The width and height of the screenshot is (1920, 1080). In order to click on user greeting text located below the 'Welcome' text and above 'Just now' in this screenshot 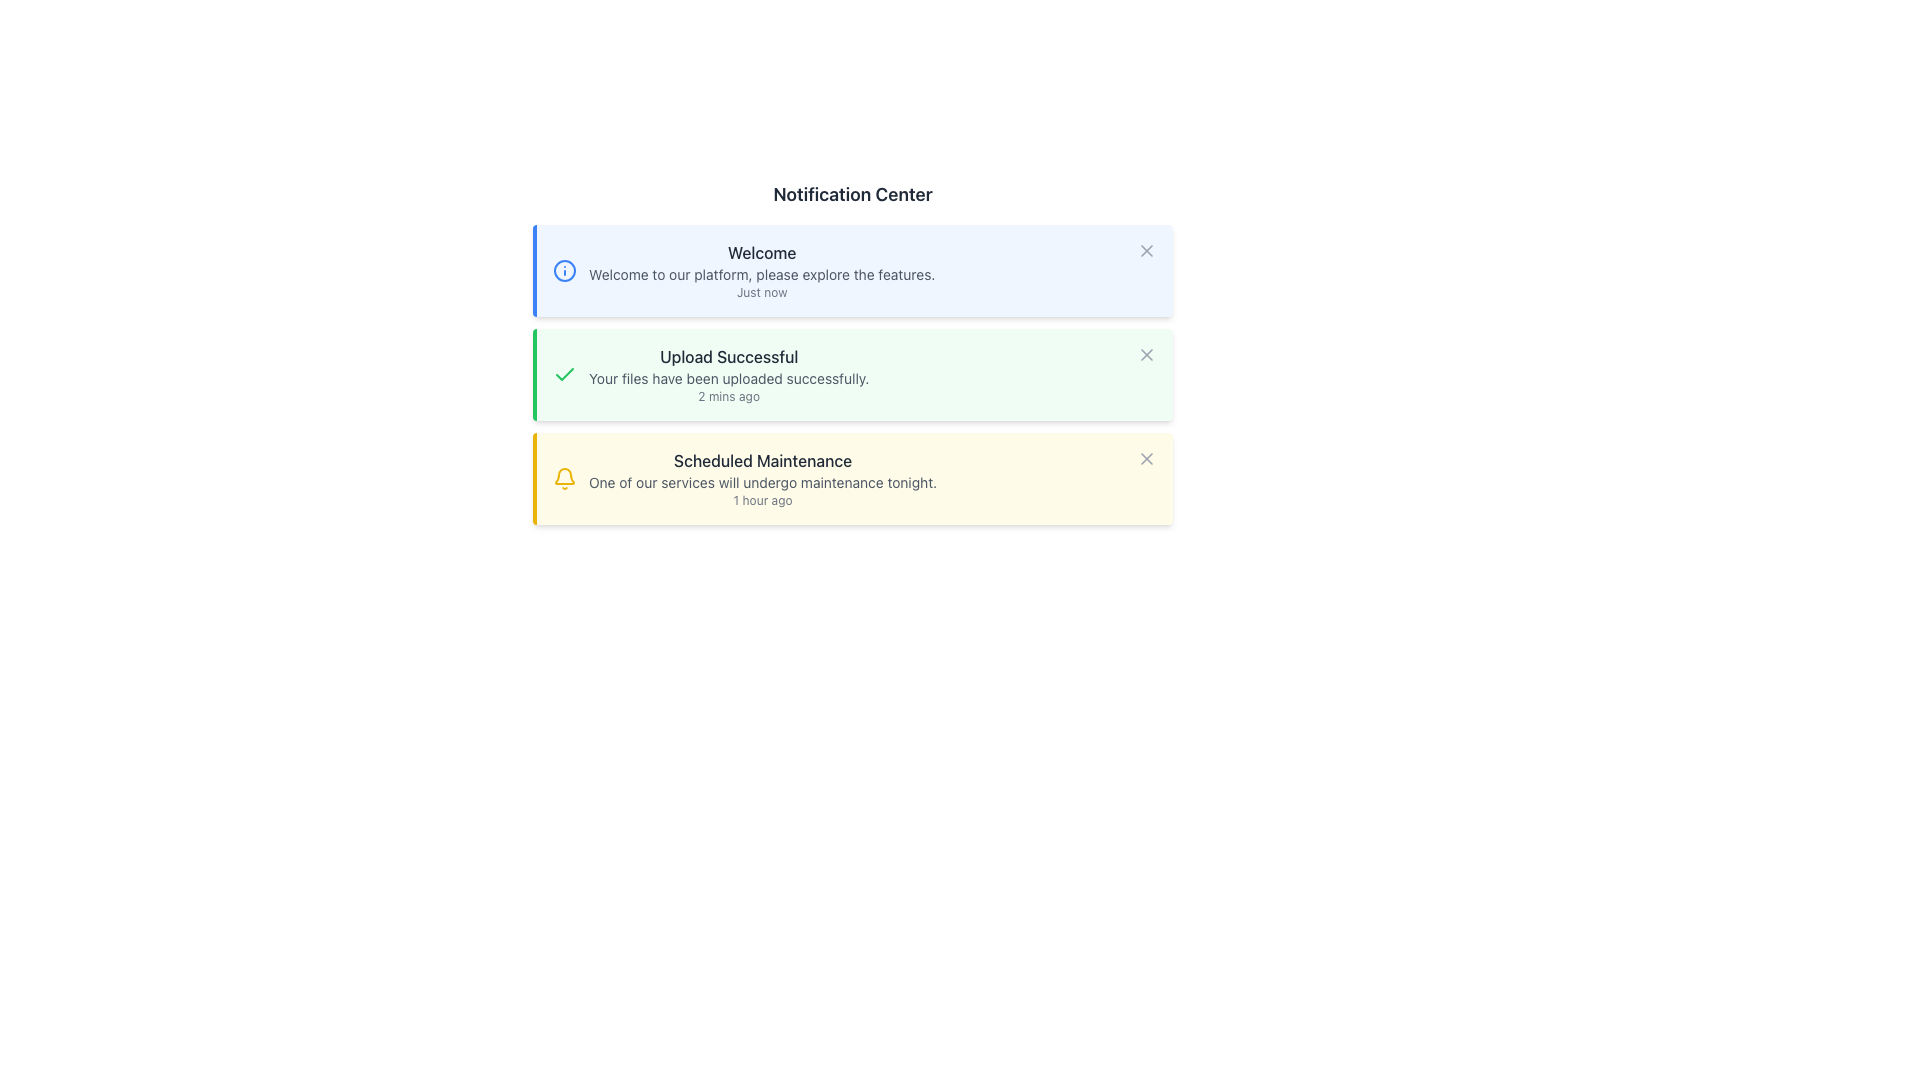, I will do `click(761, 274)`.